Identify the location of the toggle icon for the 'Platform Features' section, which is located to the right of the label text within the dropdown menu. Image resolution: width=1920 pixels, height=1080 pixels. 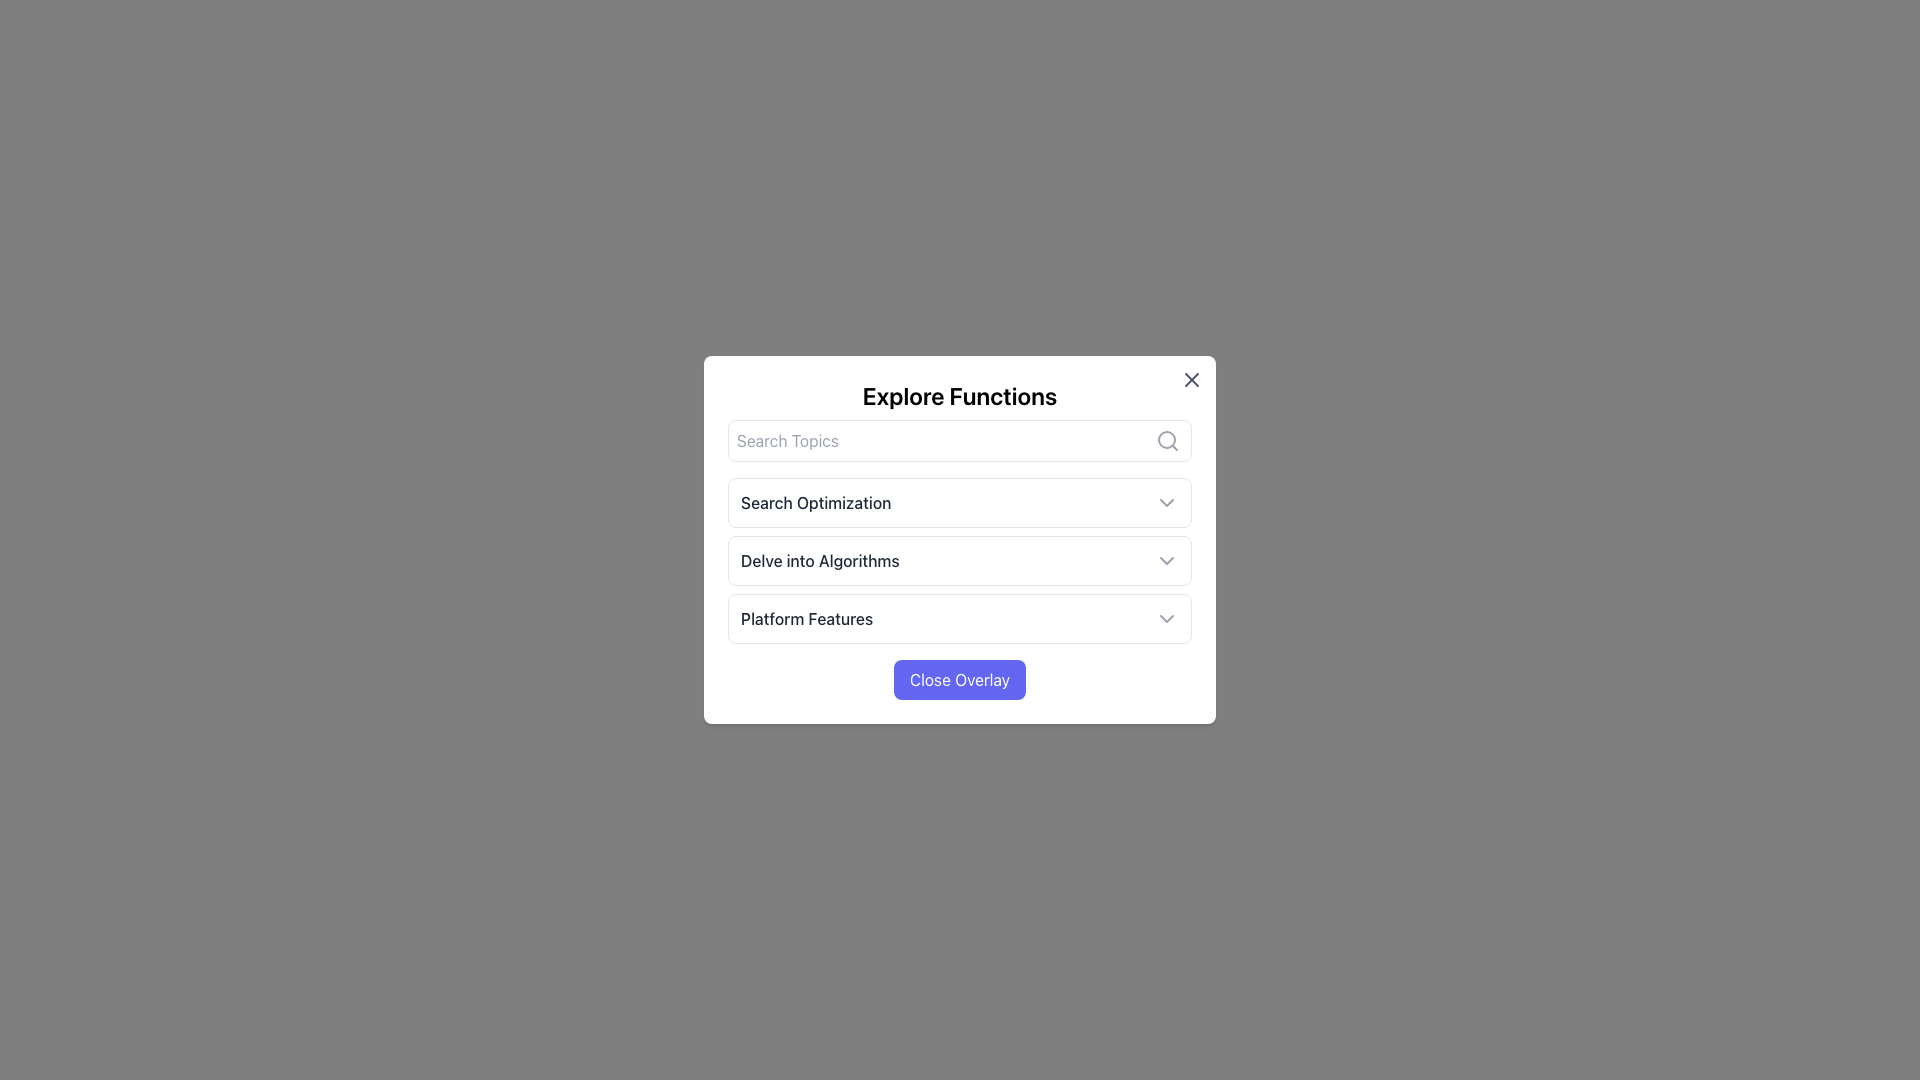
(1166, 617).